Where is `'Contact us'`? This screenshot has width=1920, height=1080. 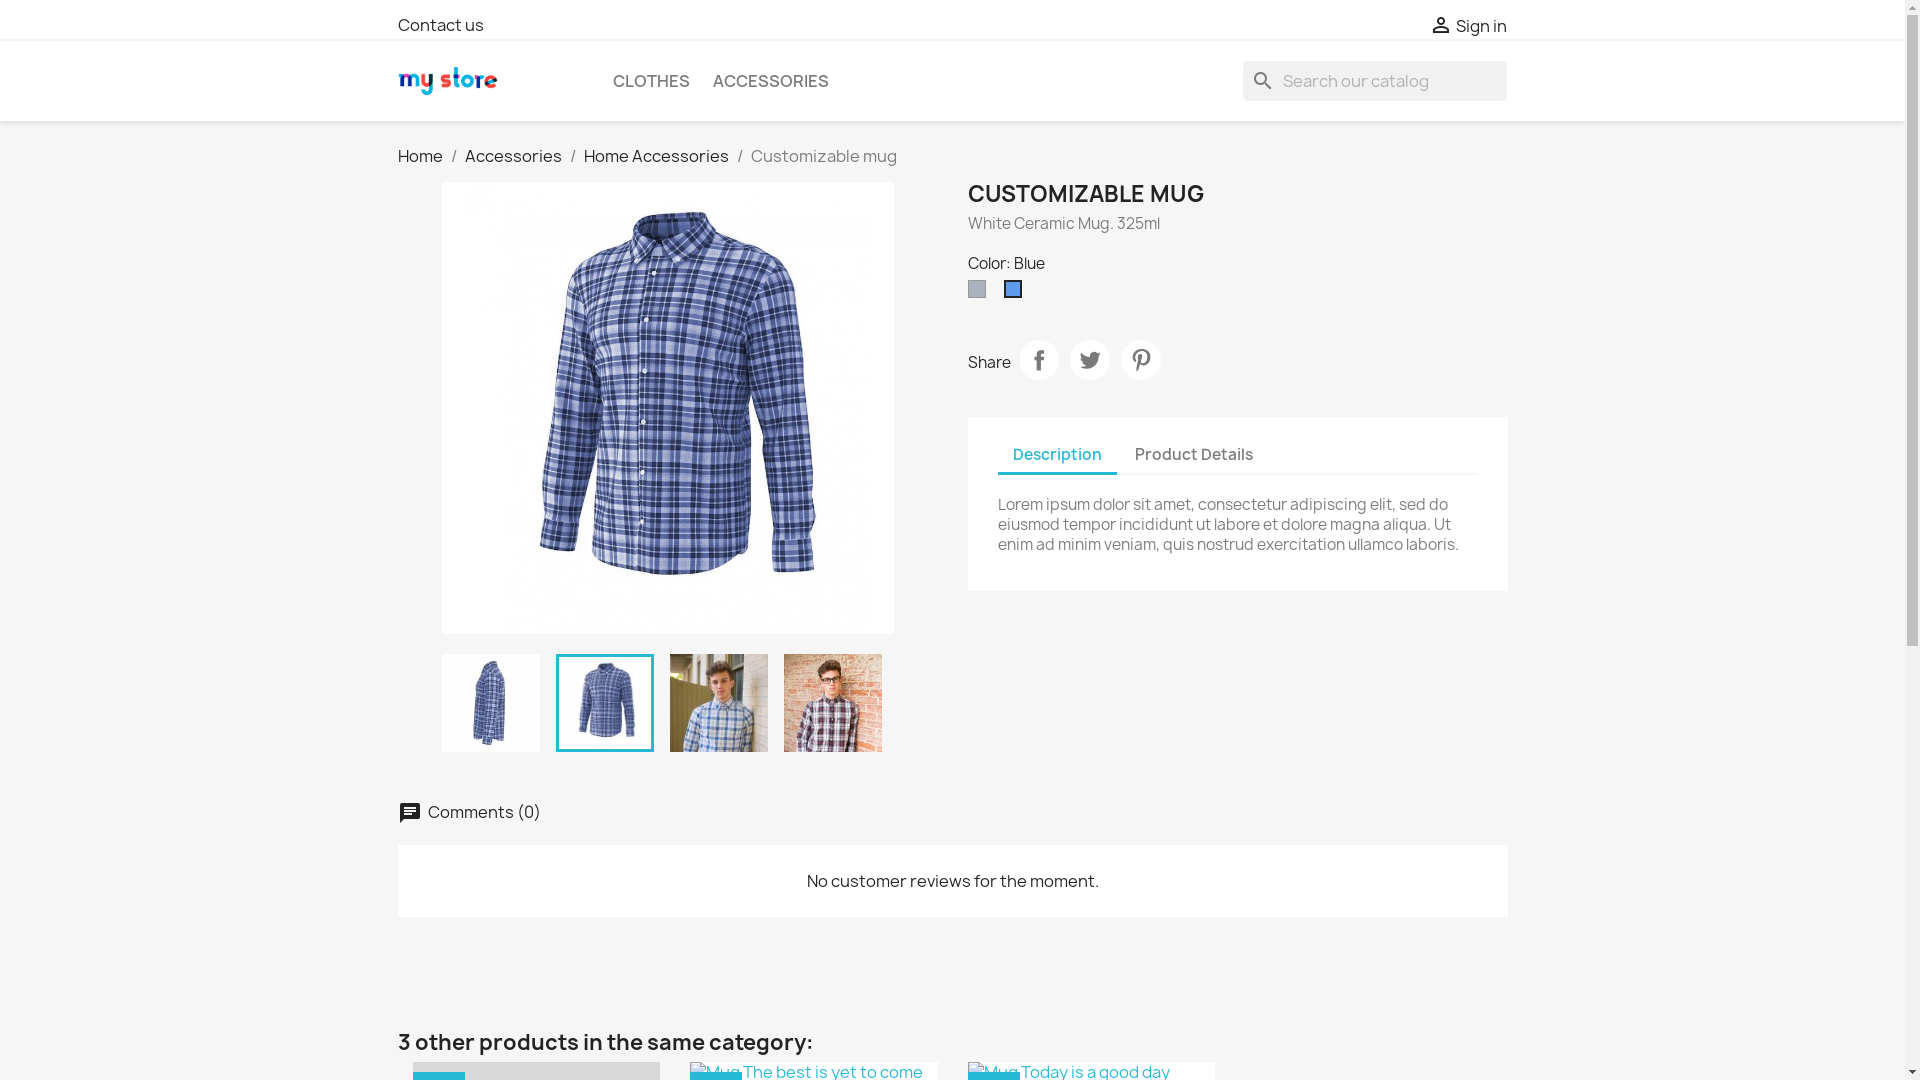
'Contact us' is located at coordinates (440, 24).